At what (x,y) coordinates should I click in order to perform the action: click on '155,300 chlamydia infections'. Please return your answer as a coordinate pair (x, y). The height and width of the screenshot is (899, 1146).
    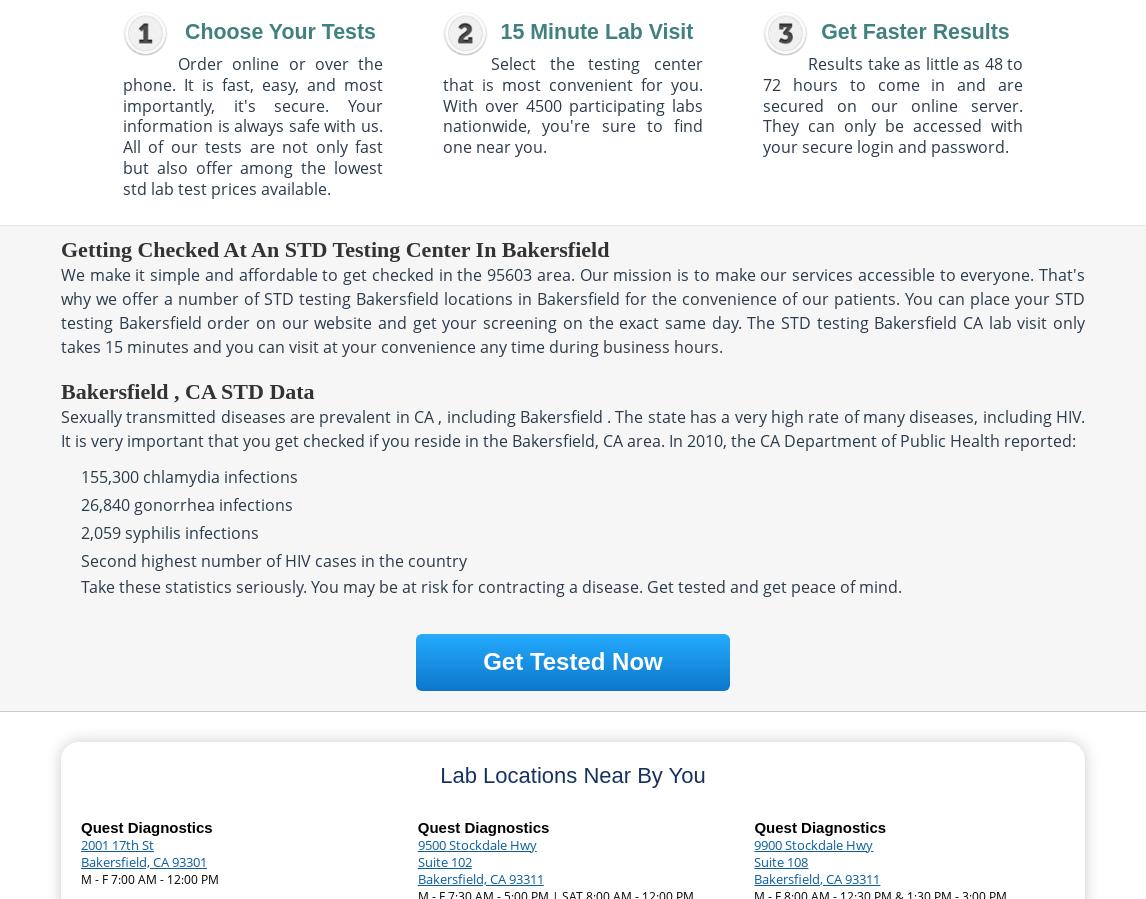
    Looking at the image, I should click on (189, 476).